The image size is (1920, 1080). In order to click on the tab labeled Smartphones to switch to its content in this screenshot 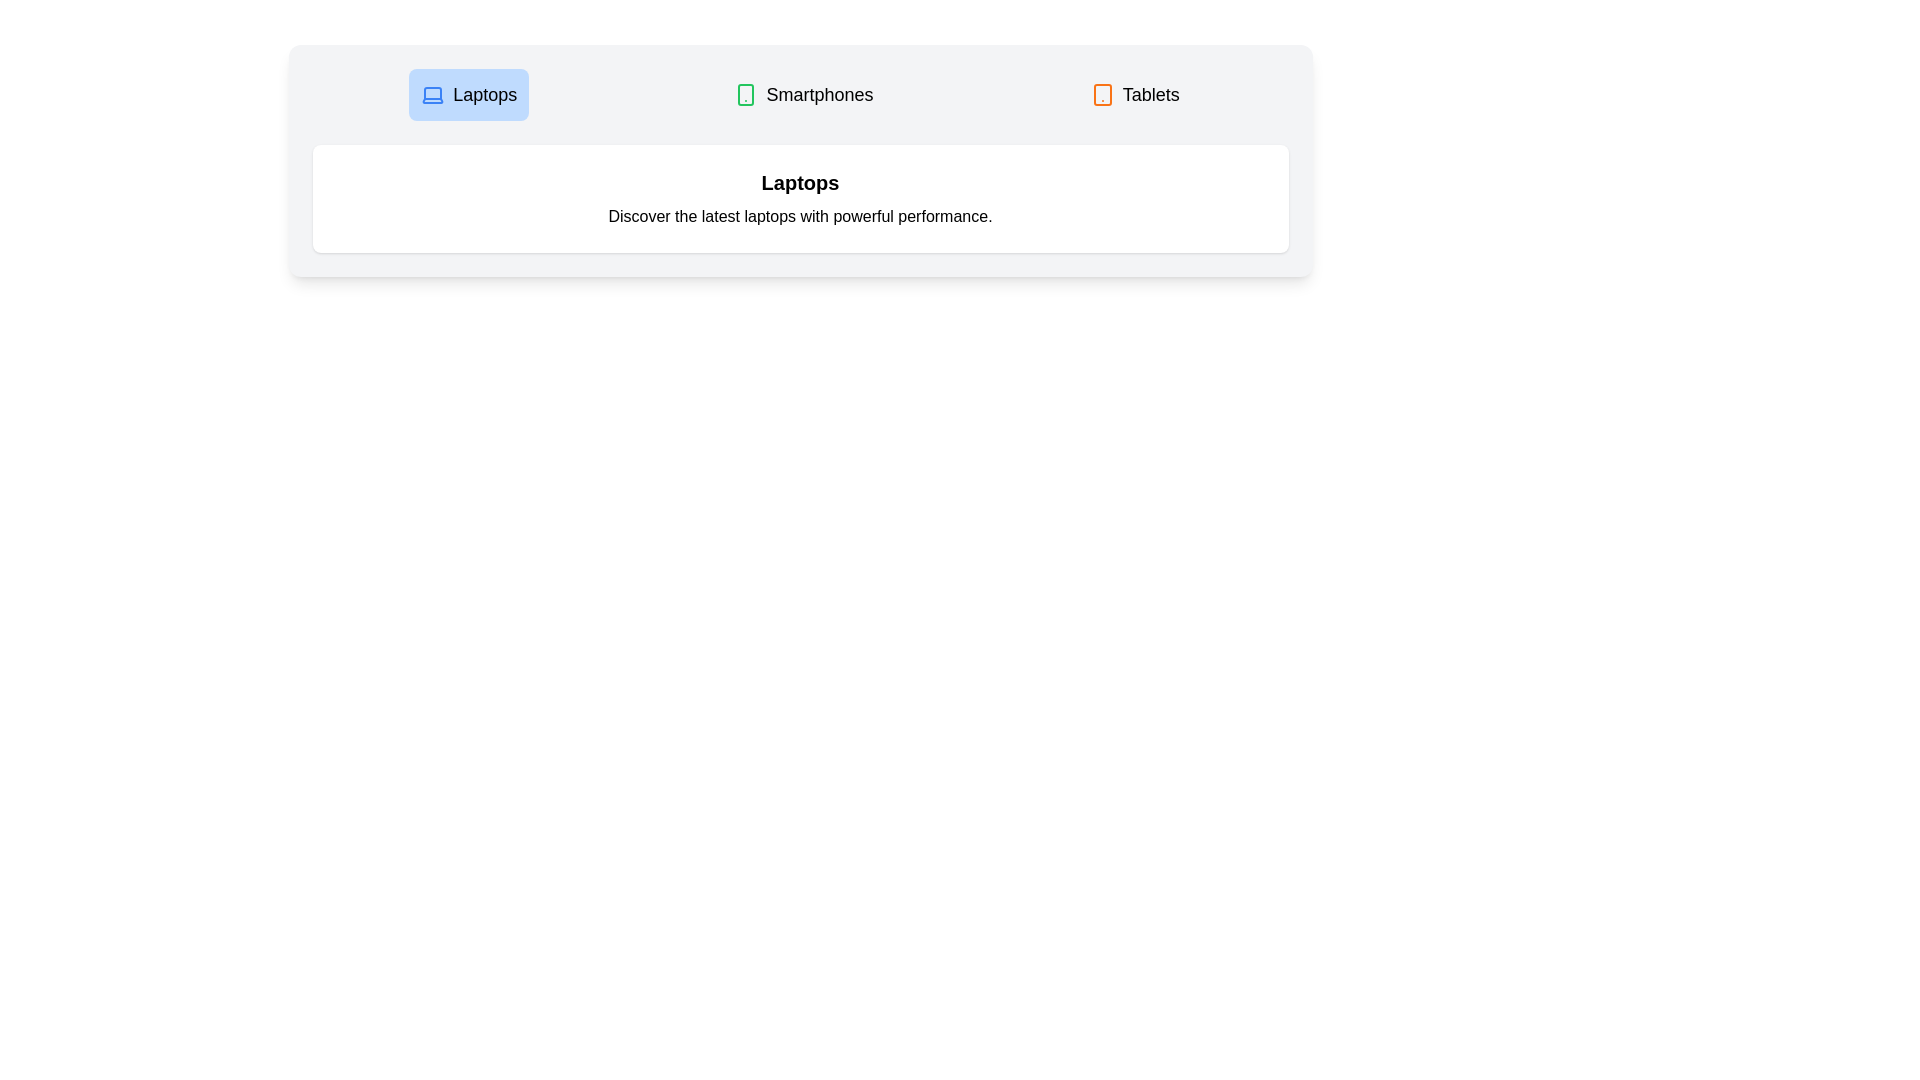, I will do `click(802, 95)`.